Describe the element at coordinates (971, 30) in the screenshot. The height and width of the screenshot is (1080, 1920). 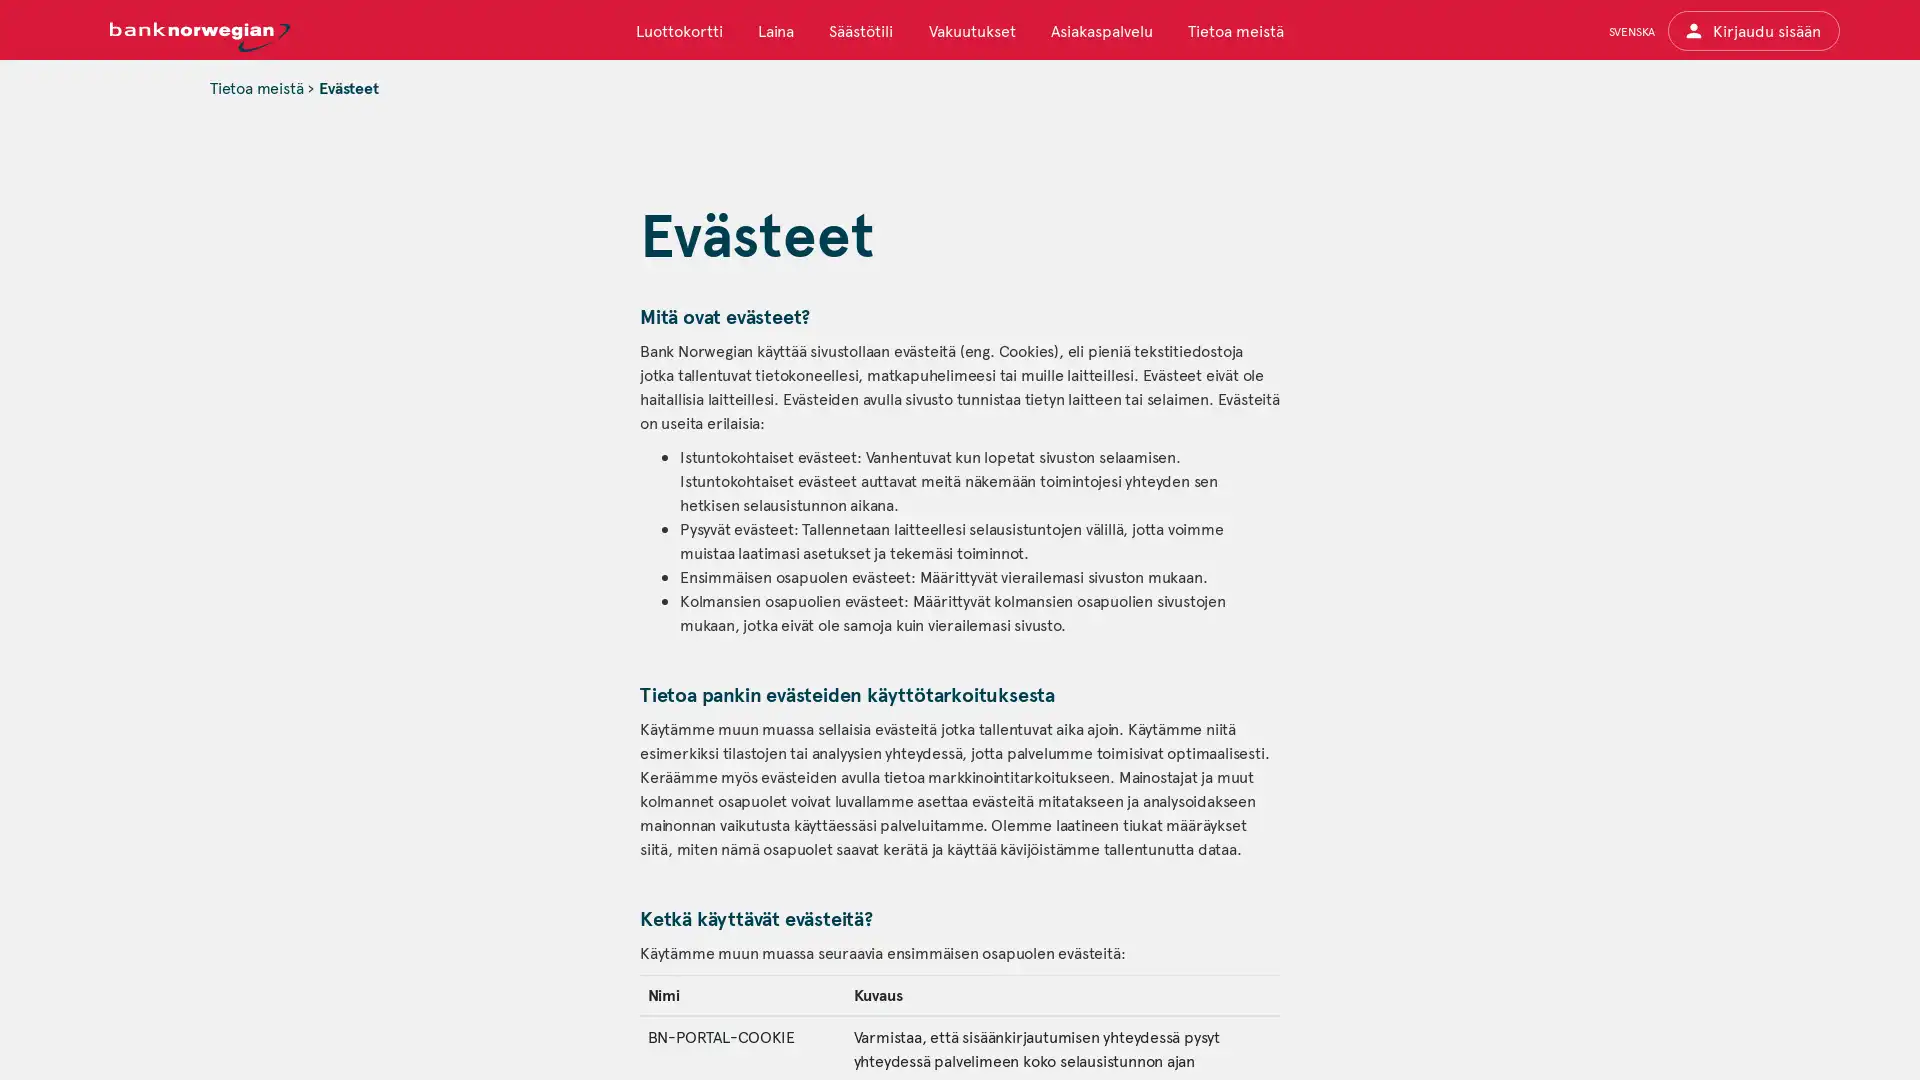
I see `Vakuutukset` at that location.